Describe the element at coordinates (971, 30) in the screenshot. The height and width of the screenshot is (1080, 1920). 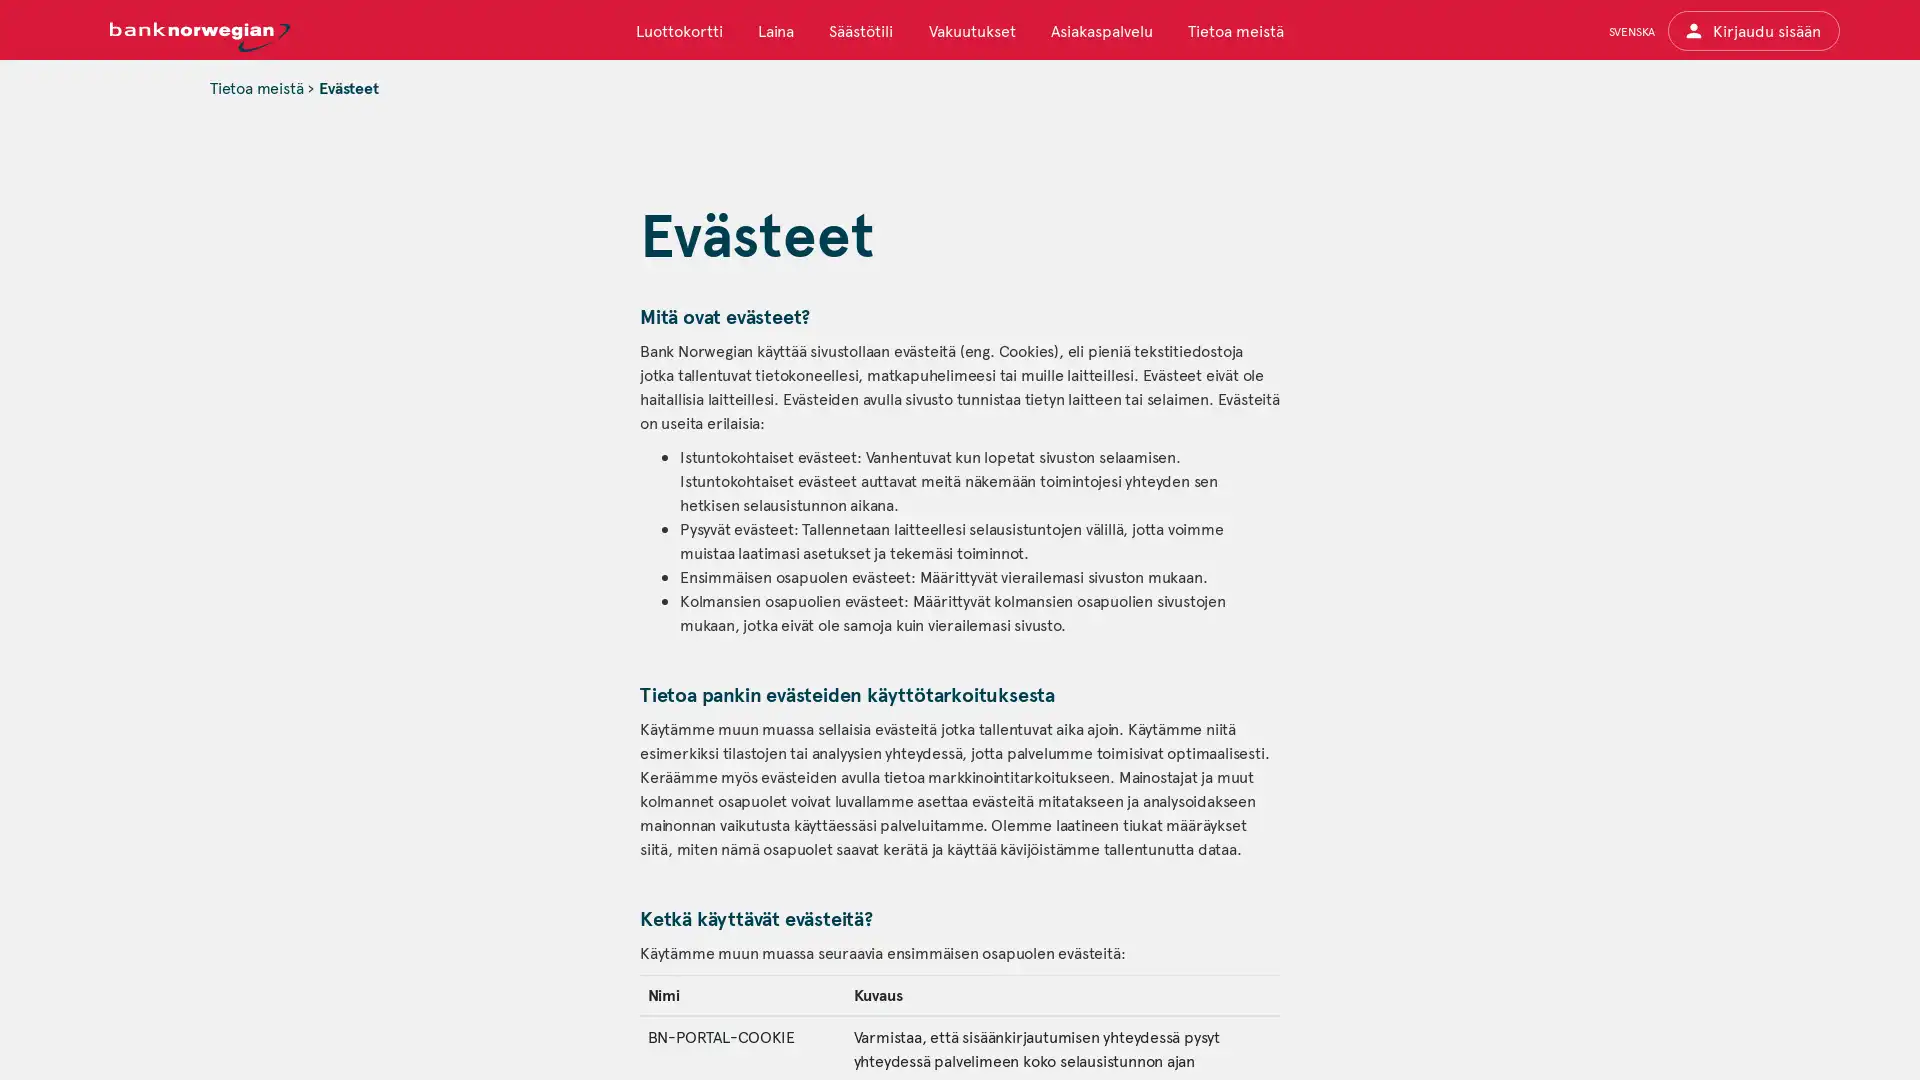
I see `Vakuutukset` at that location.